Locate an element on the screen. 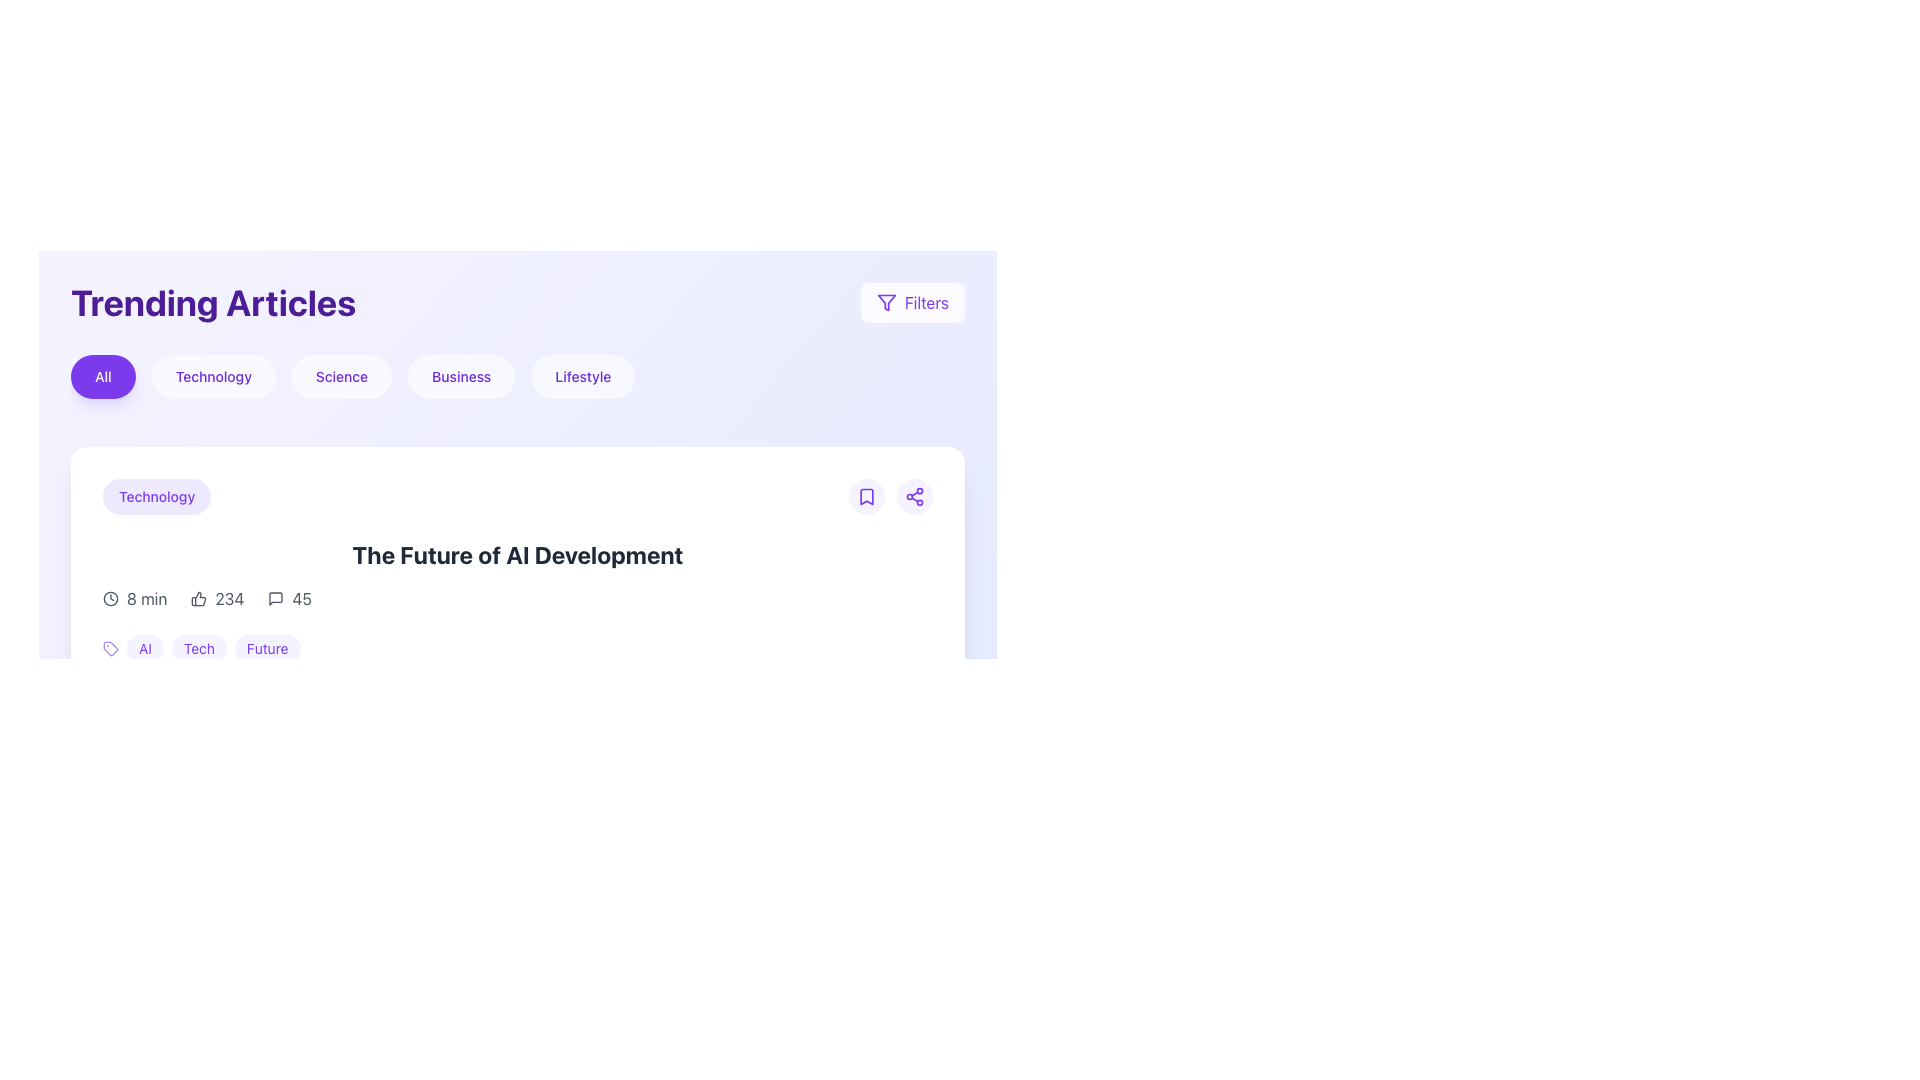  the 'Business' button, which is the fourth button from the left in the row below 'Trending Articles', distinguished by violet text on a white rounded background is located at coordinates (460, 377).